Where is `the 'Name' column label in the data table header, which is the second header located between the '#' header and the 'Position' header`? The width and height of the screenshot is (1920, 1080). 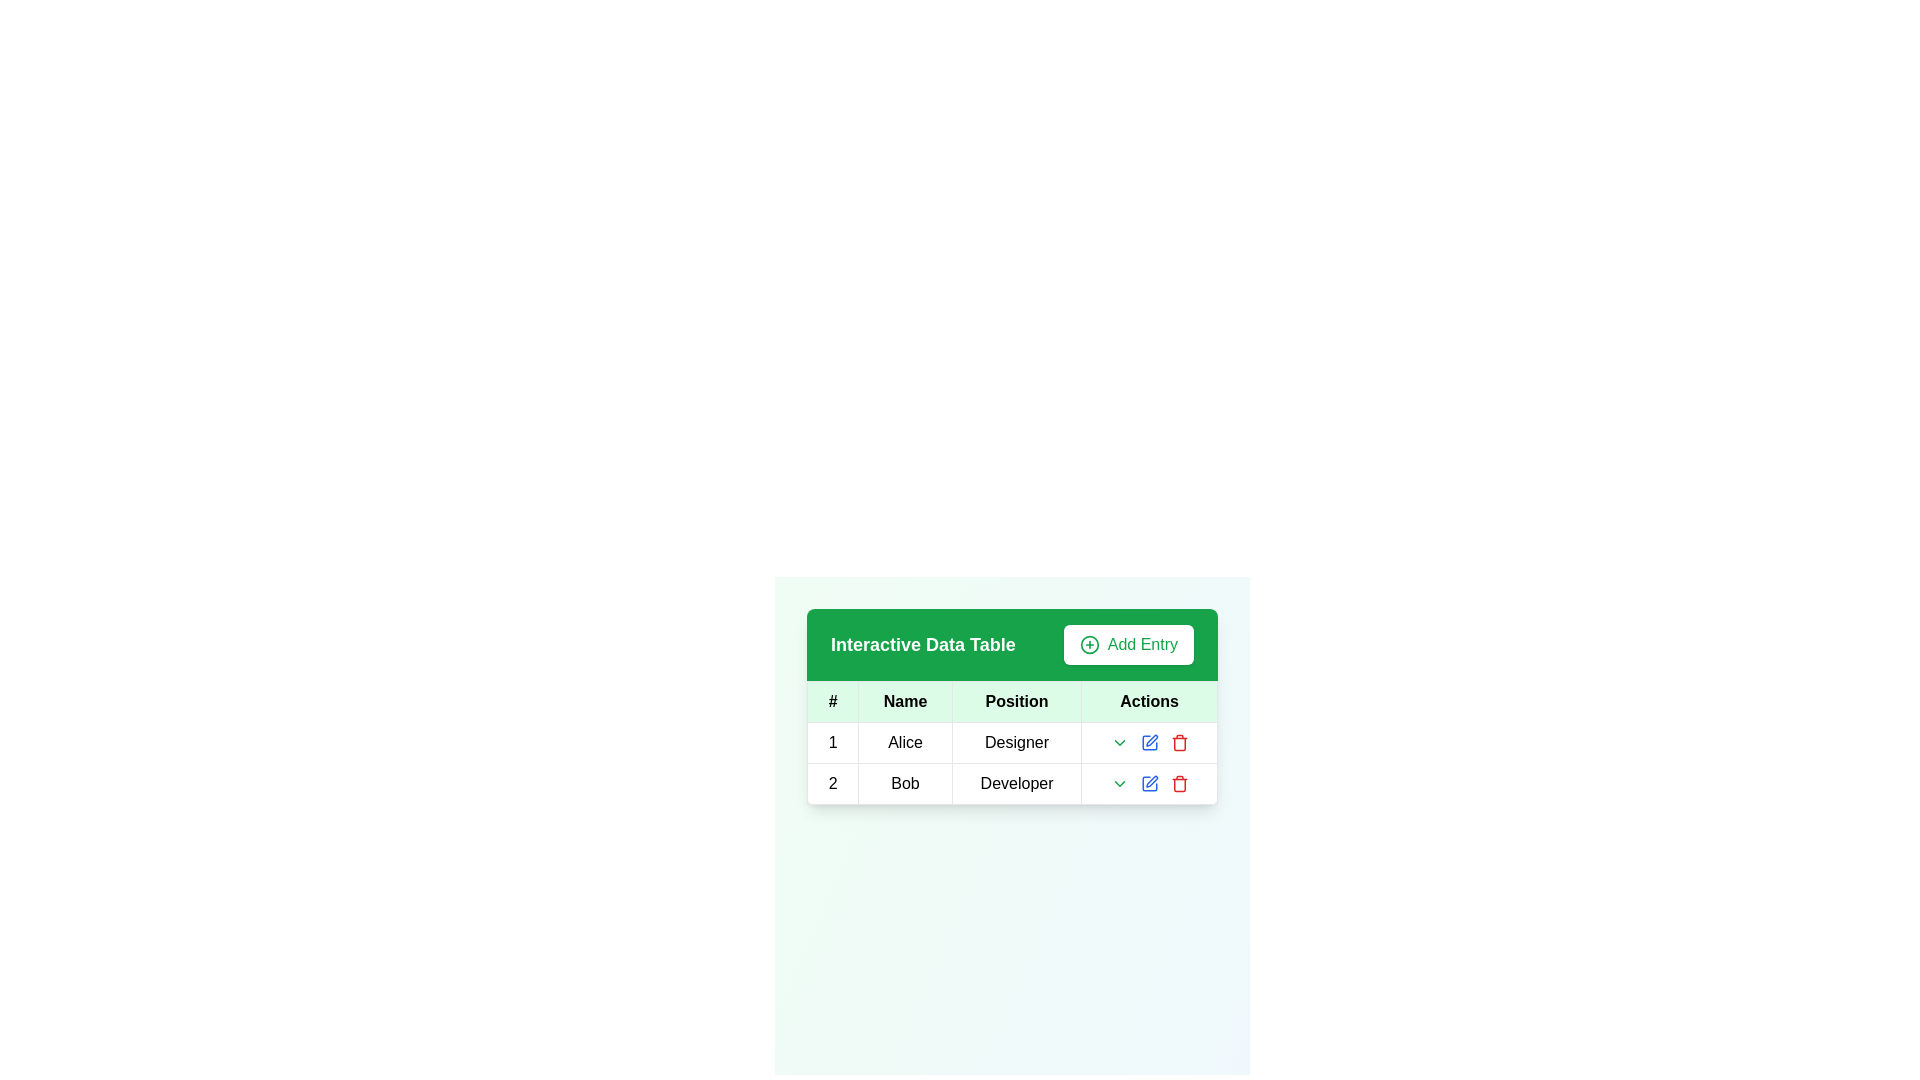
the 'Name' column label in the data table header, which is the second header located between the '#' header and the 'Position' header is located at coordinates (904, 701).